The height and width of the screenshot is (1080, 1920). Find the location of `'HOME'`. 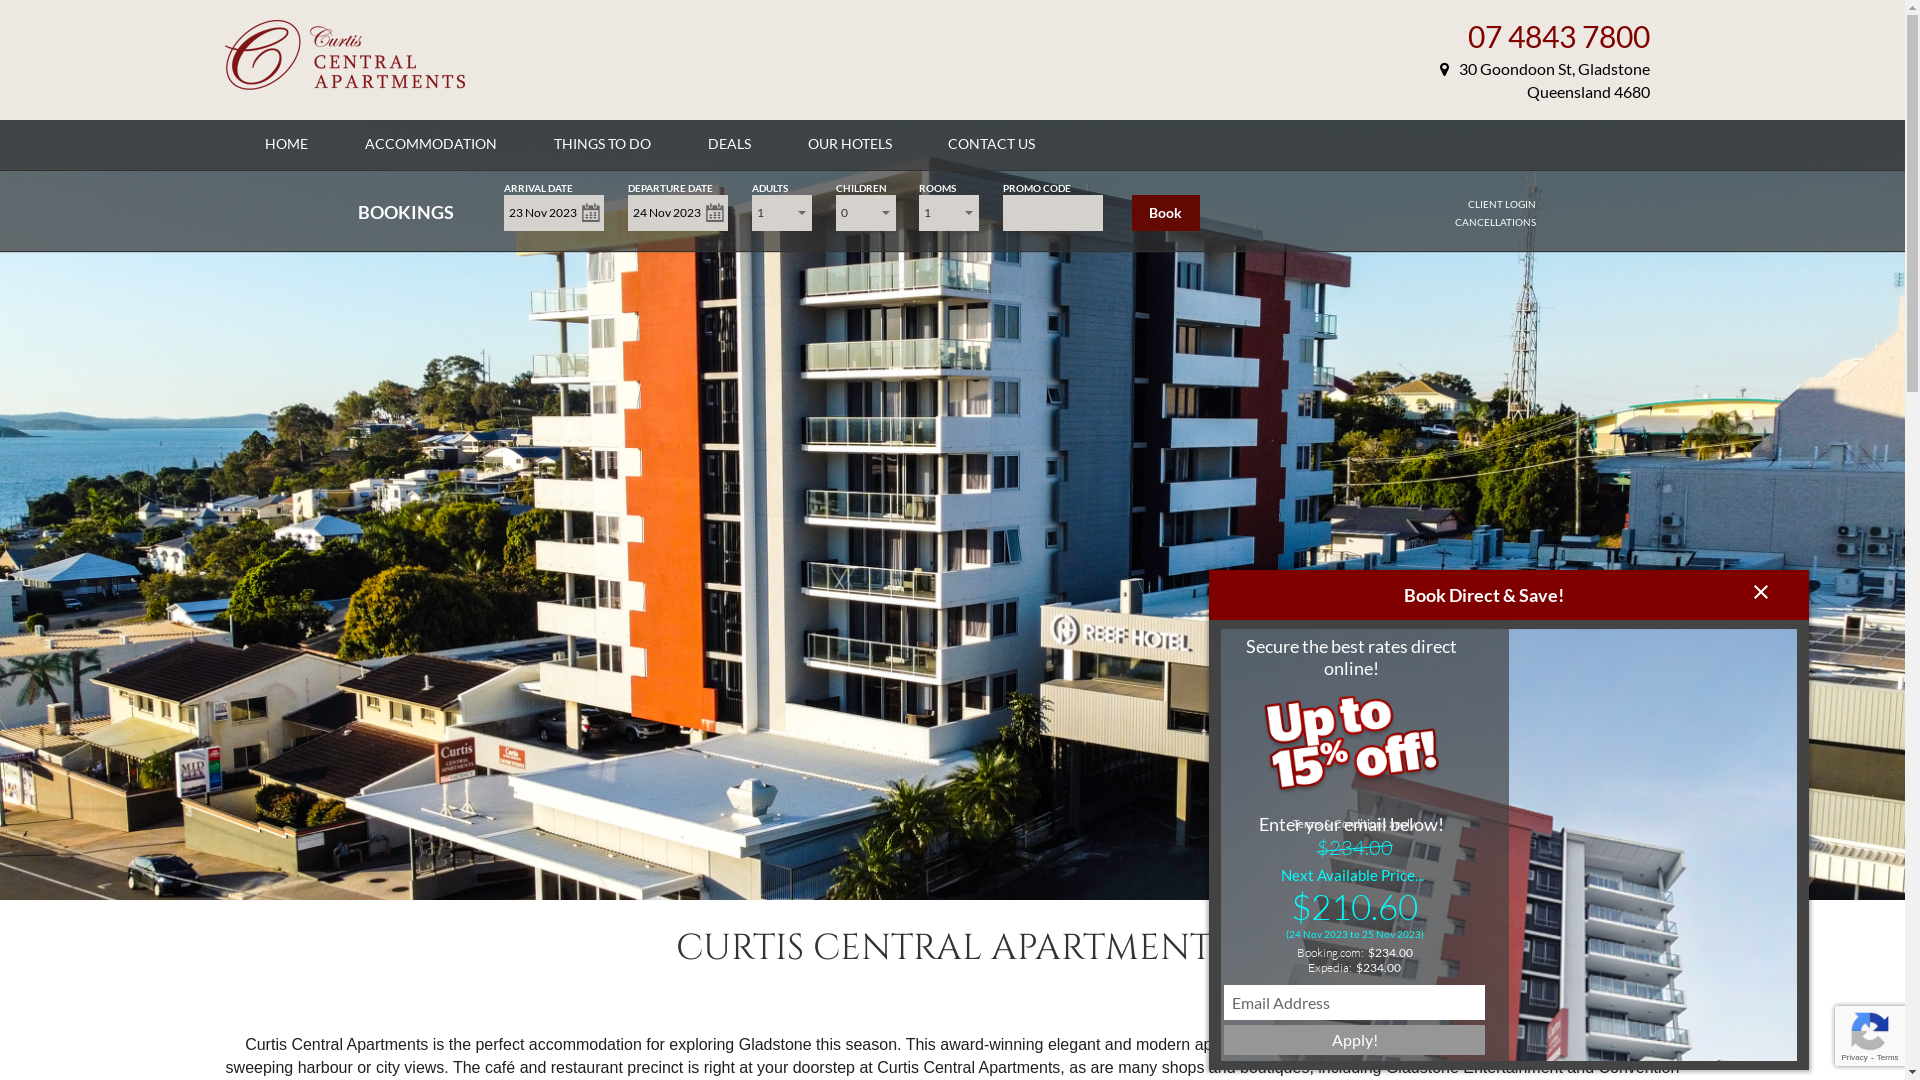

'HOME' is located at coordinates (285, 142).